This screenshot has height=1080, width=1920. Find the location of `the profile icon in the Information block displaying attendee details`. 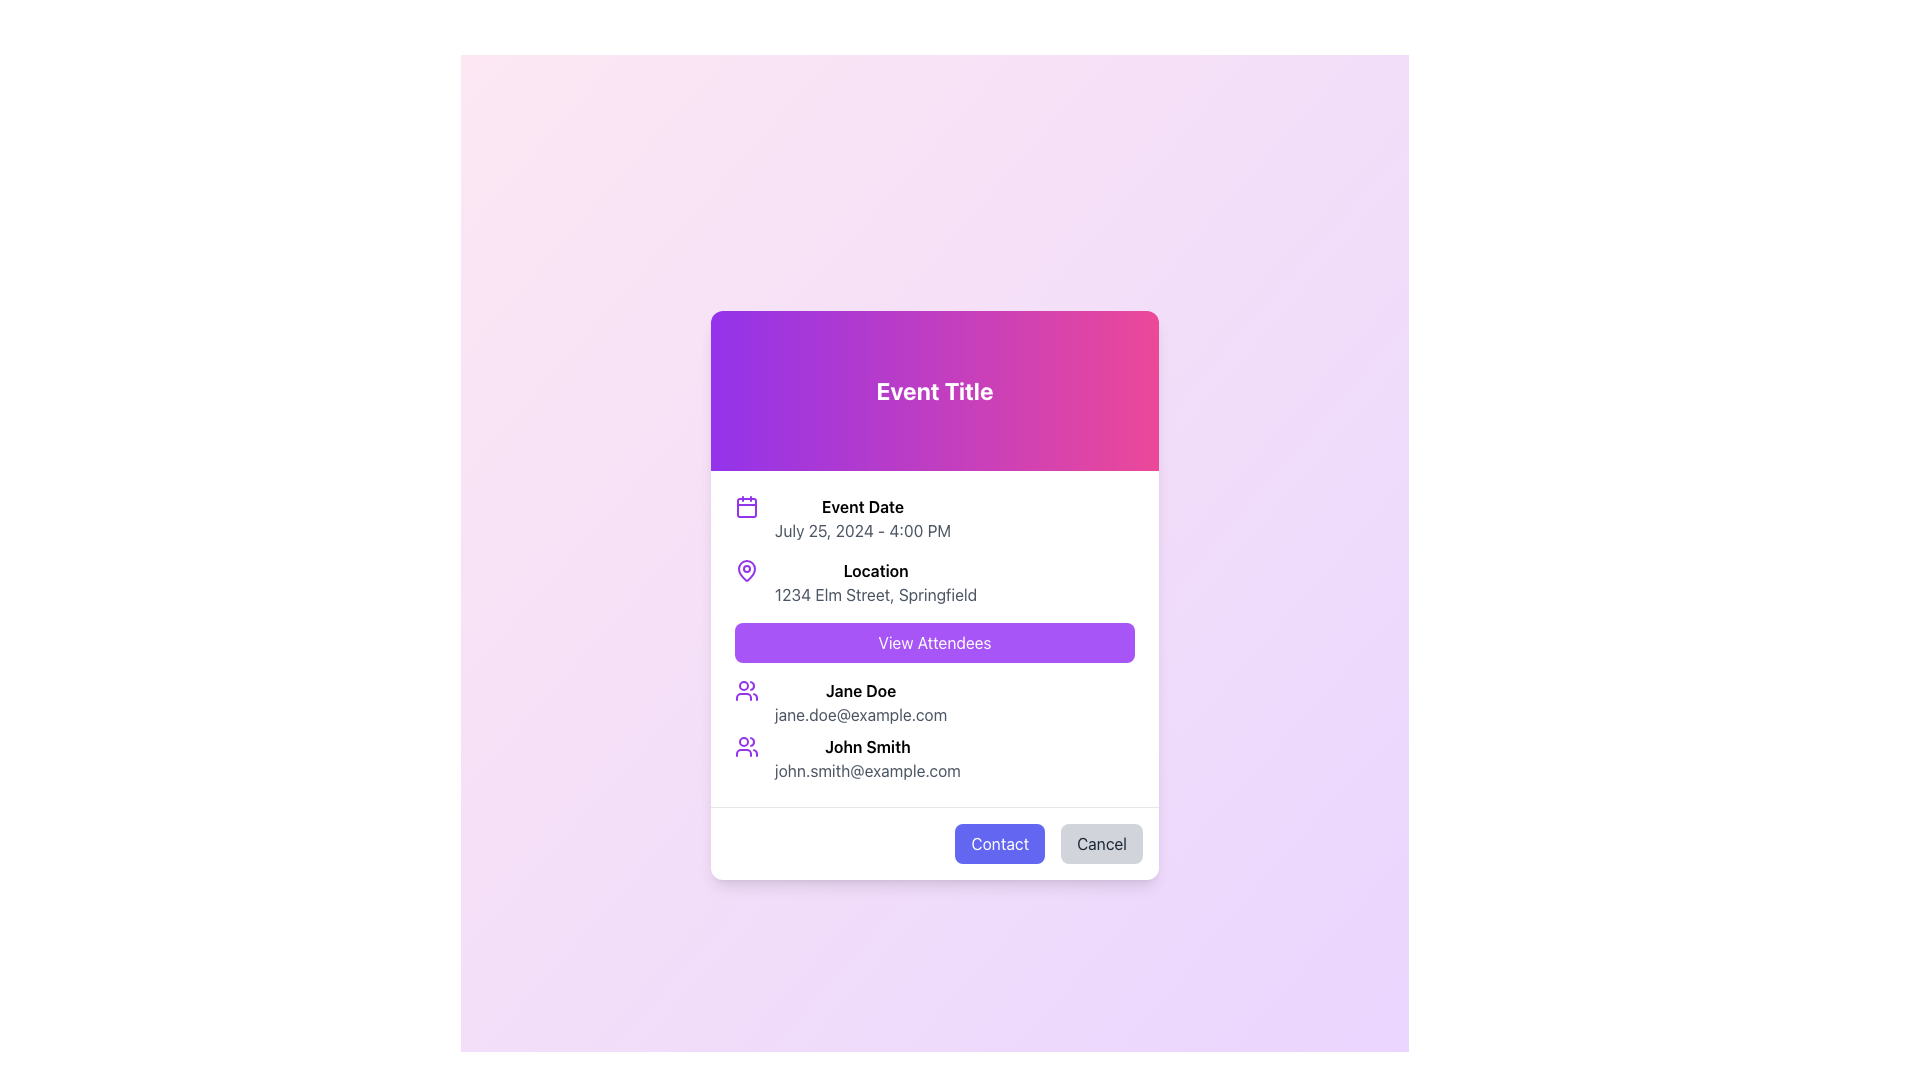

the profile icon in the Information block displaying attendee details is located at coordinates (934, 758).